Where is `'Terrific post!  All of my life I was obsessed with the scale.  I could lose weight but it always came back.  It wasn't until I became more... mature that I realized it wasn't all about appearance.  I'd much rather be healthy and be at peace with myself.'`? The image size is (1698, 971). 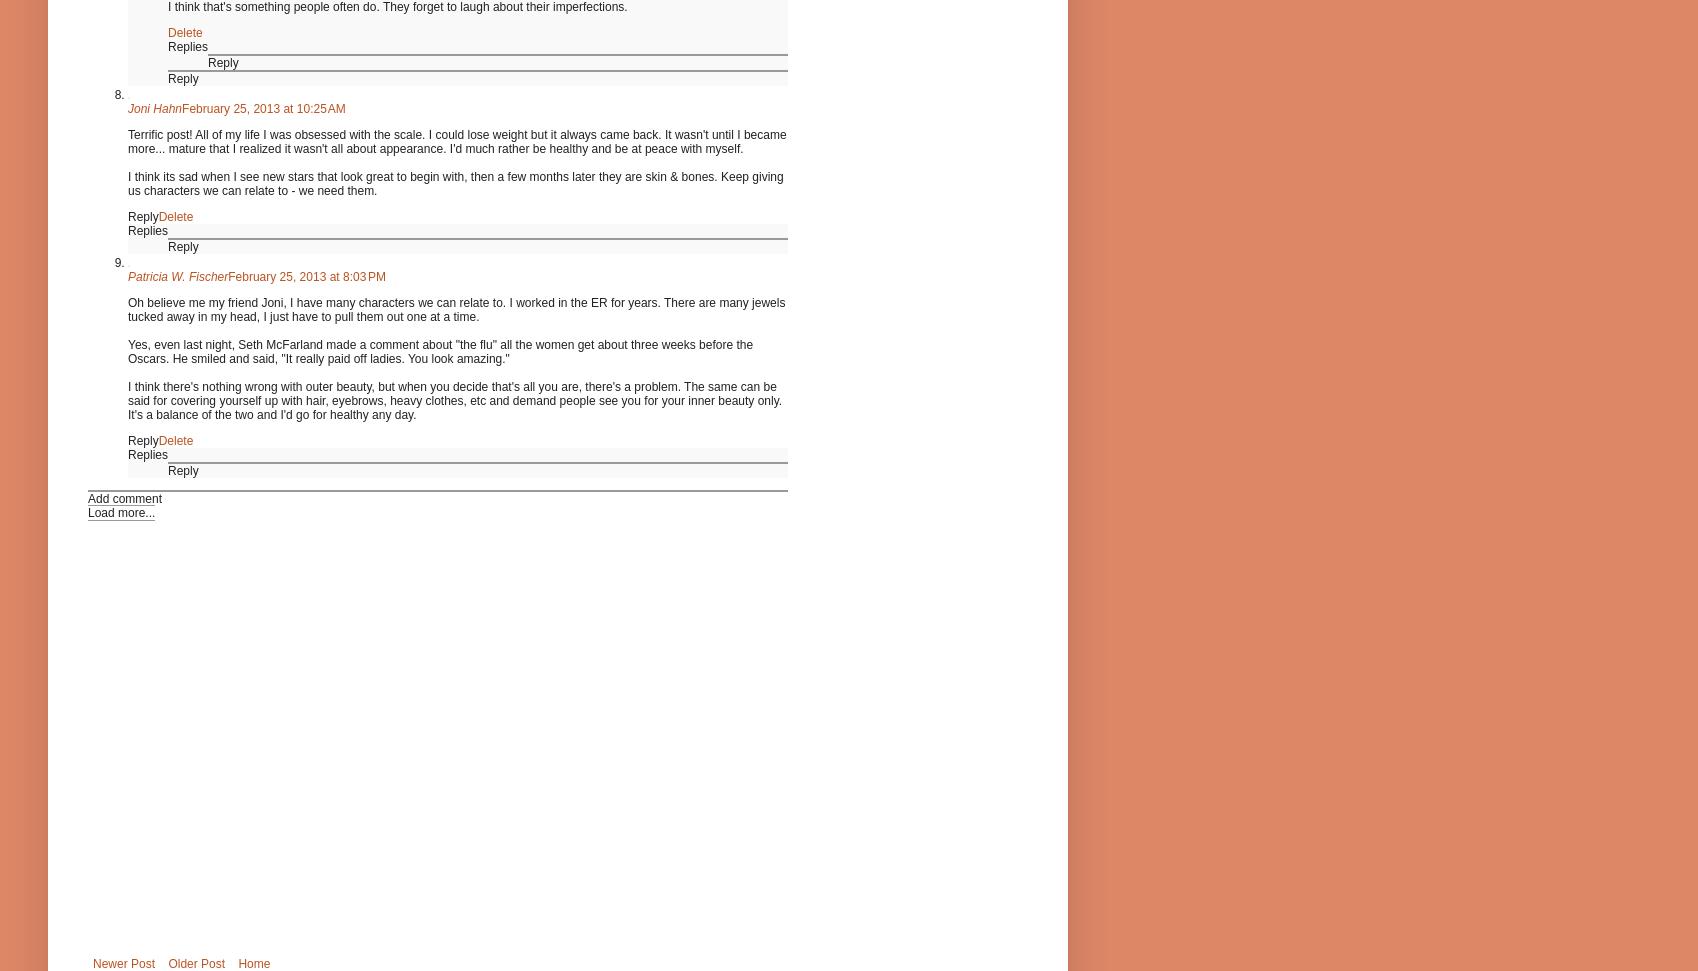
'Terrific post!  All of my life I was obsessed with the scale.  I could lose weight but it always came back.  It wasn't until I became more... mature that I realized it wasn't all about appearance.  I'd much rather be healthy and be at peace with myself.' is located at coordinates (455, 140).